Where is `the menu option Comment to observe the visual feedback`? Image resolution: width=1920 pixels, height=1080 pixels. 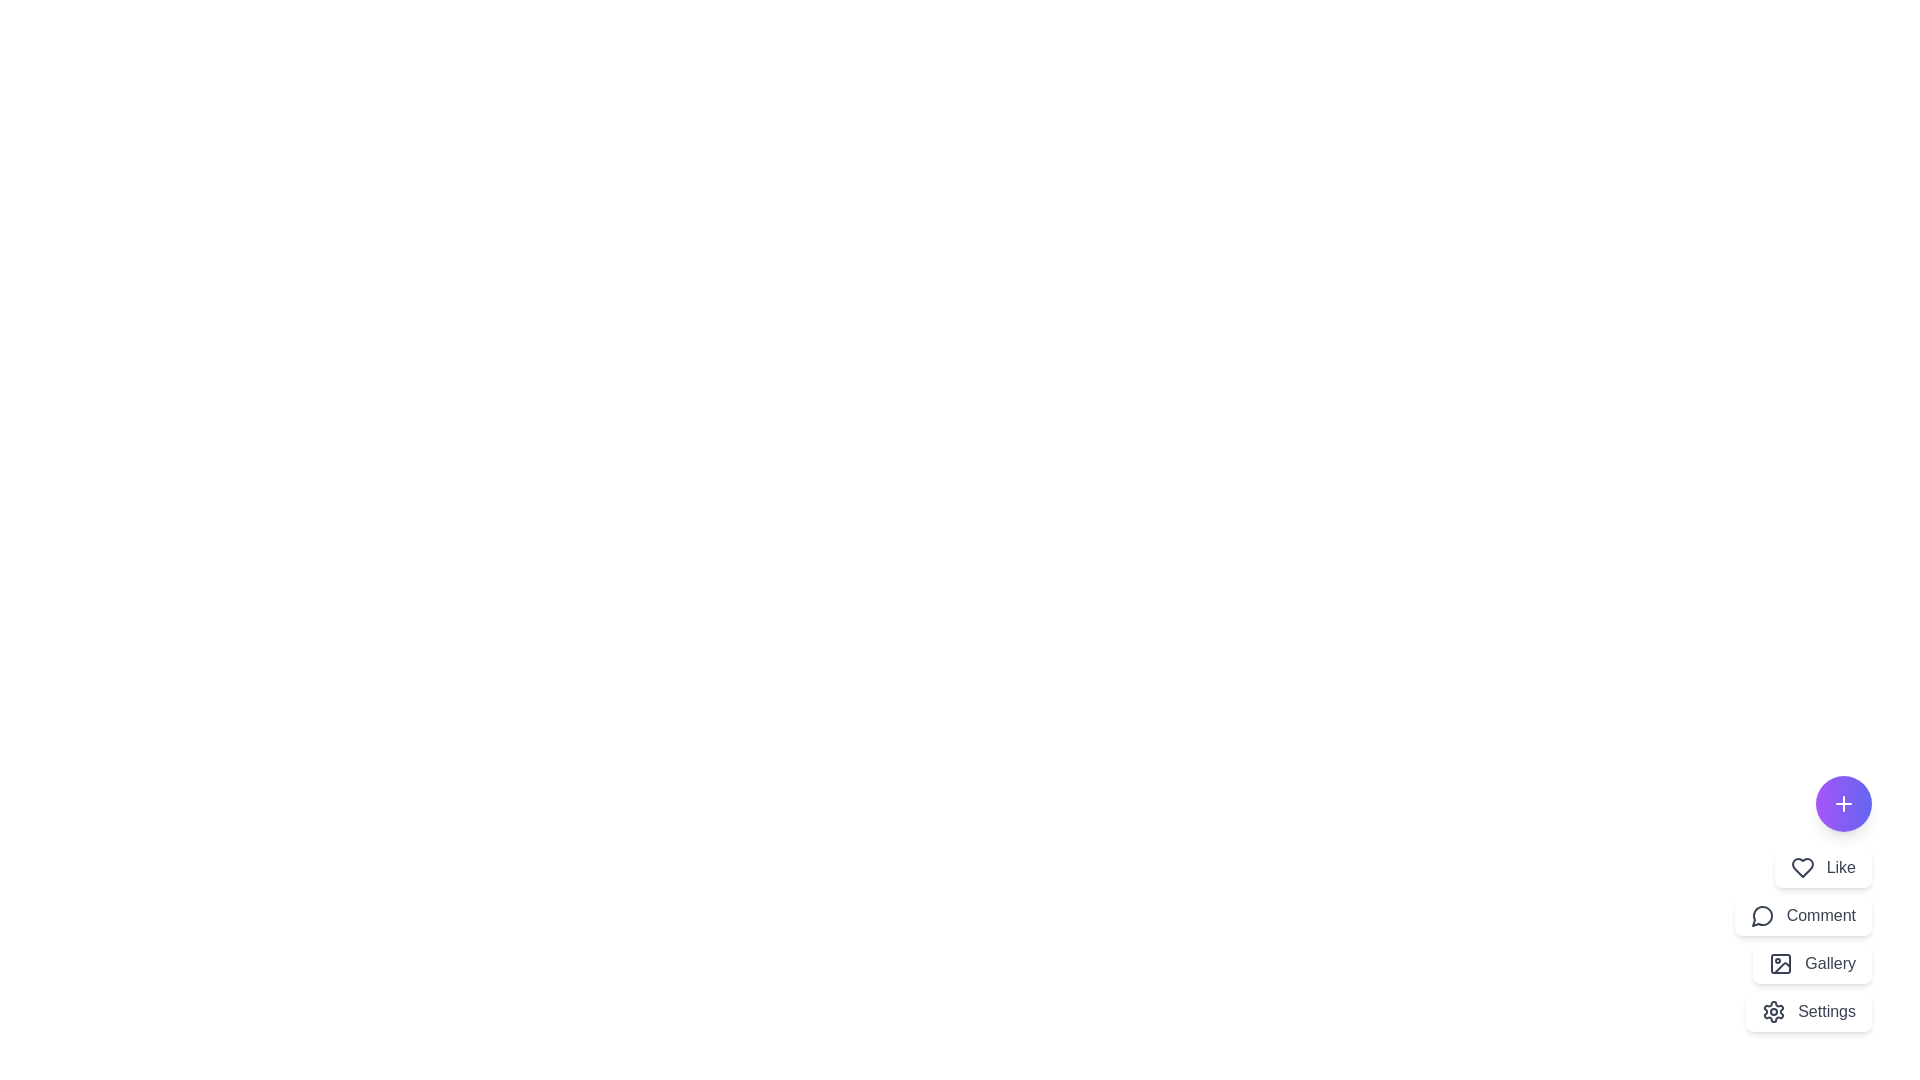 the menu option Comment to observe the visual feedback is located at coordinates (1803, 915).